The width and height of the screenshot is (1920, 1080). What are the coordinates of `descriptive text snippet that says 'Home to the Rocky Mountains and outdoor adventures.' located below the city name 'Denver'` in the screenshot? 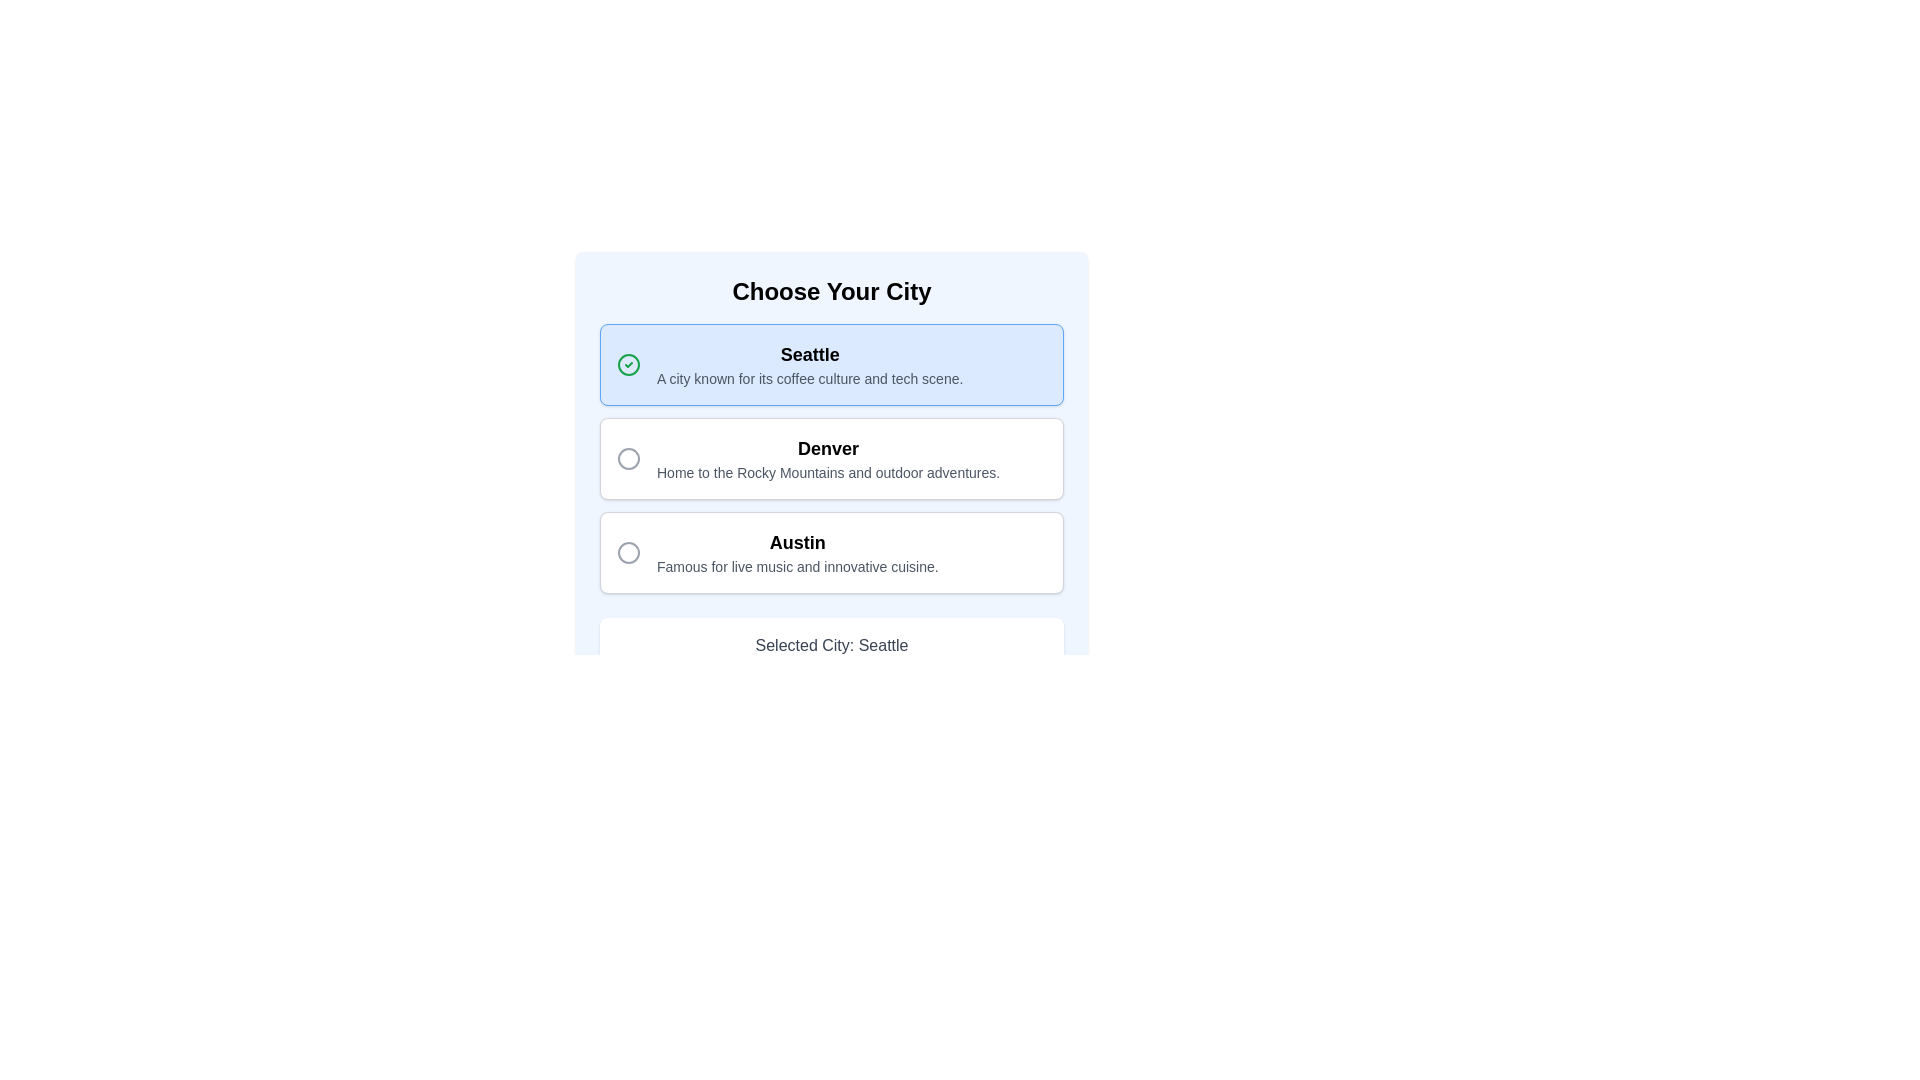 It's located at (828, 473).